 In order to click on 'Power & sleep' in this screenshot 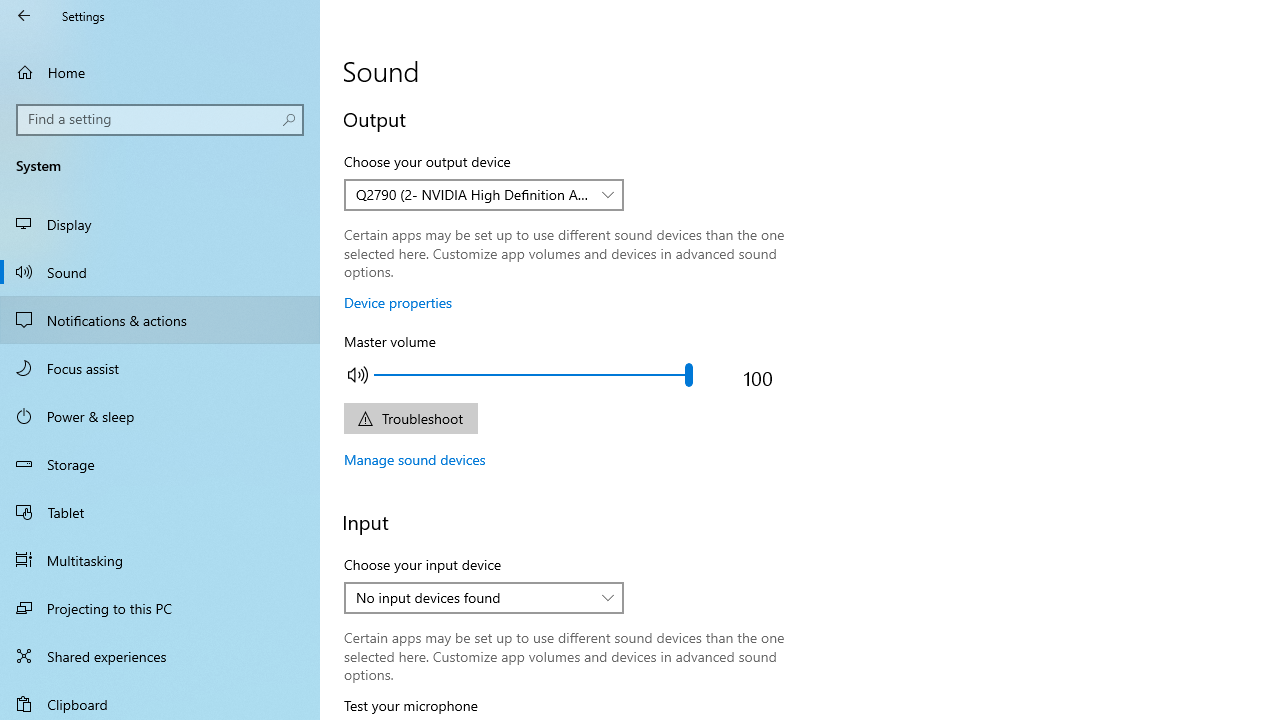, I will do `click(160, 414)`.